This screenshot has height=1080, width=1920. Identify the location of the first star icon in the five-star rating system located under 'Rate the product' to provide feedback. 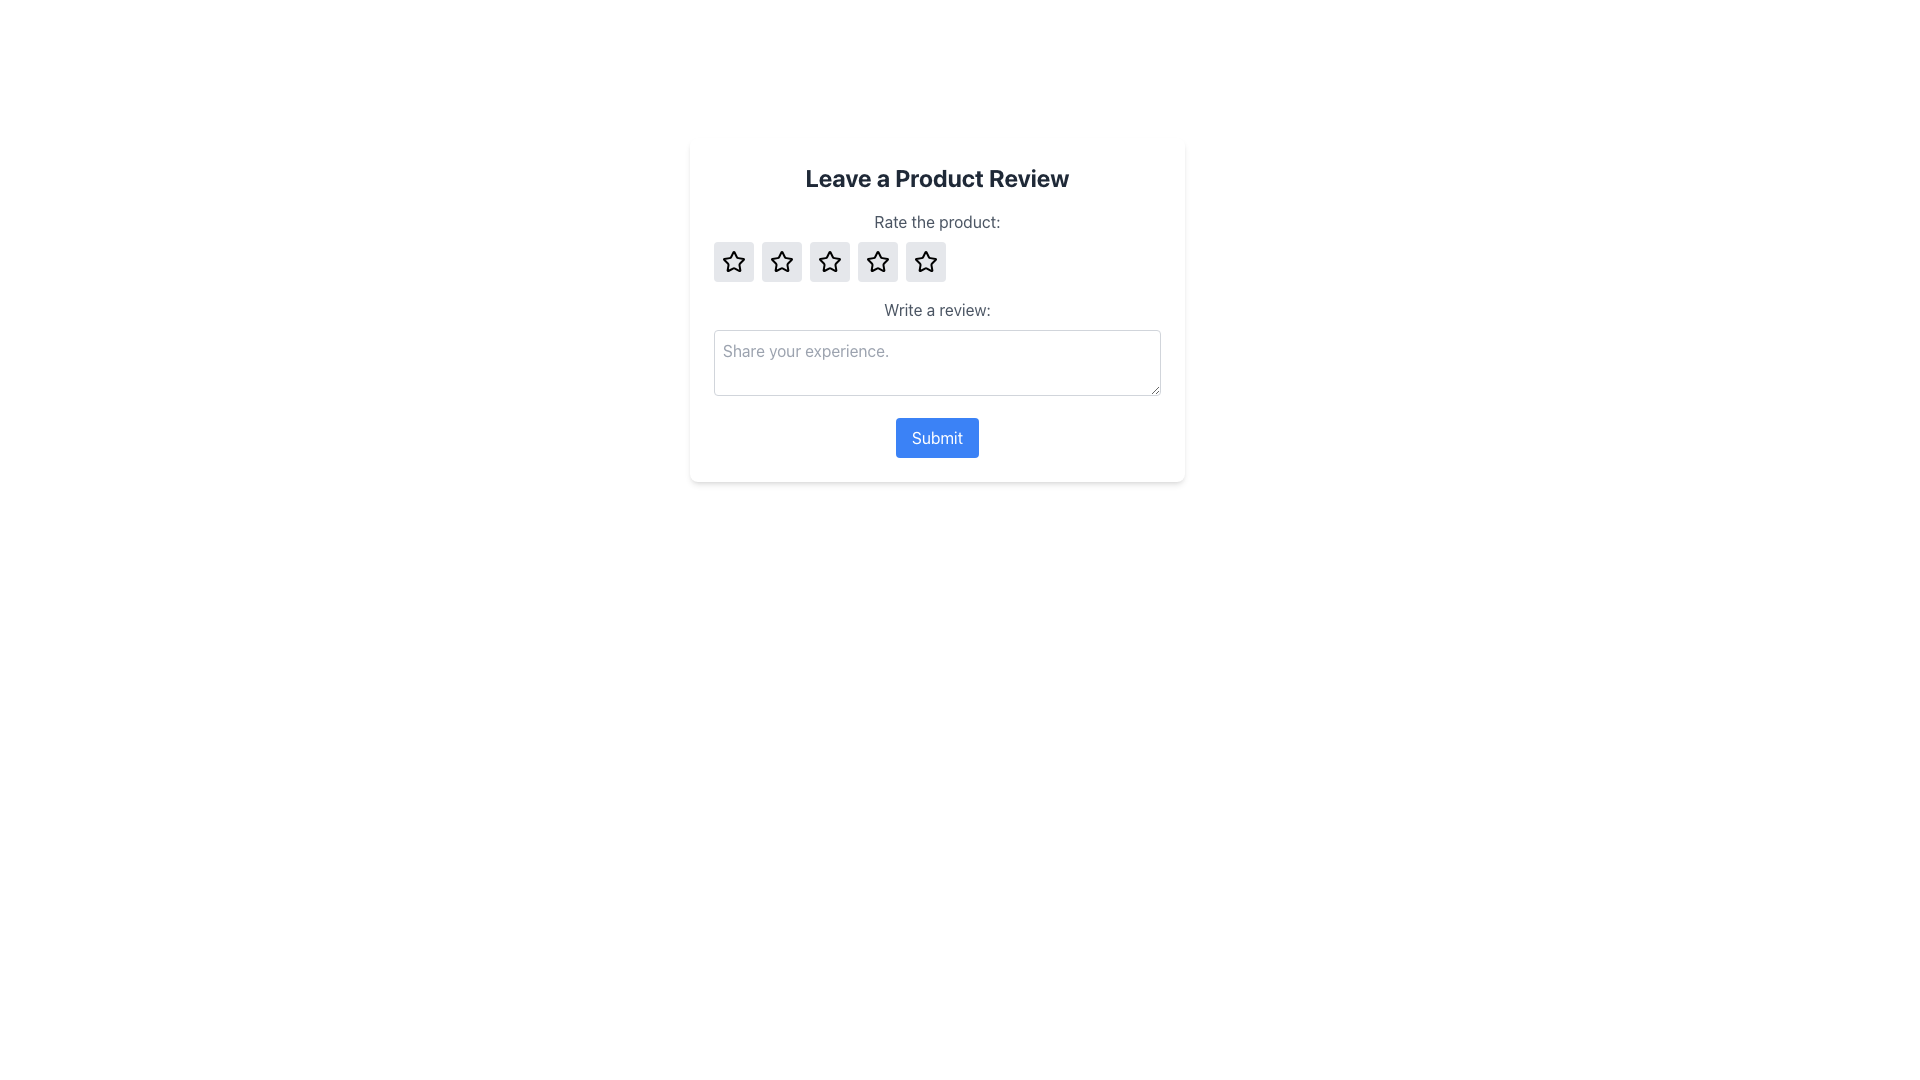
(733, 261).